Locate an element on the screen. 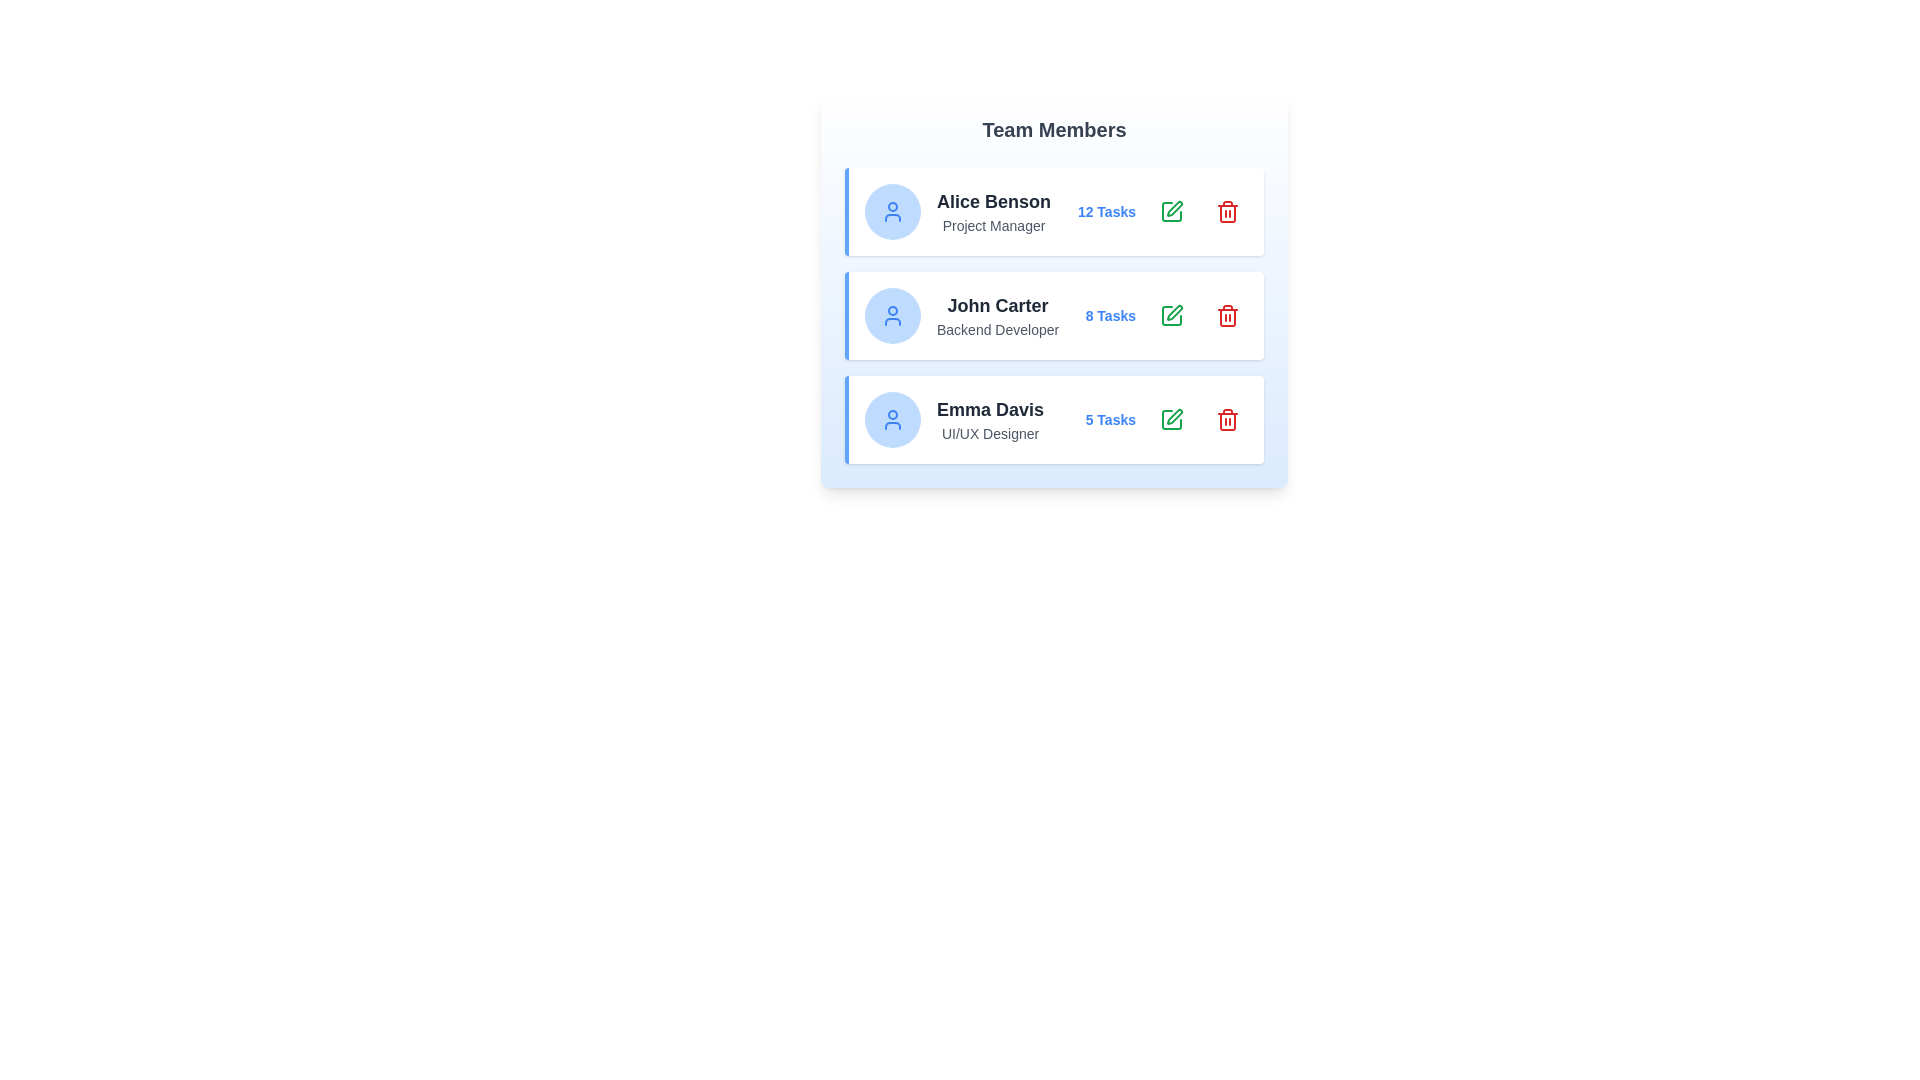 The width and height of the screenshot is (1920, 1080). 'Edit' button corresponding to the team member John Carter is located at coordinates (1171, 315).